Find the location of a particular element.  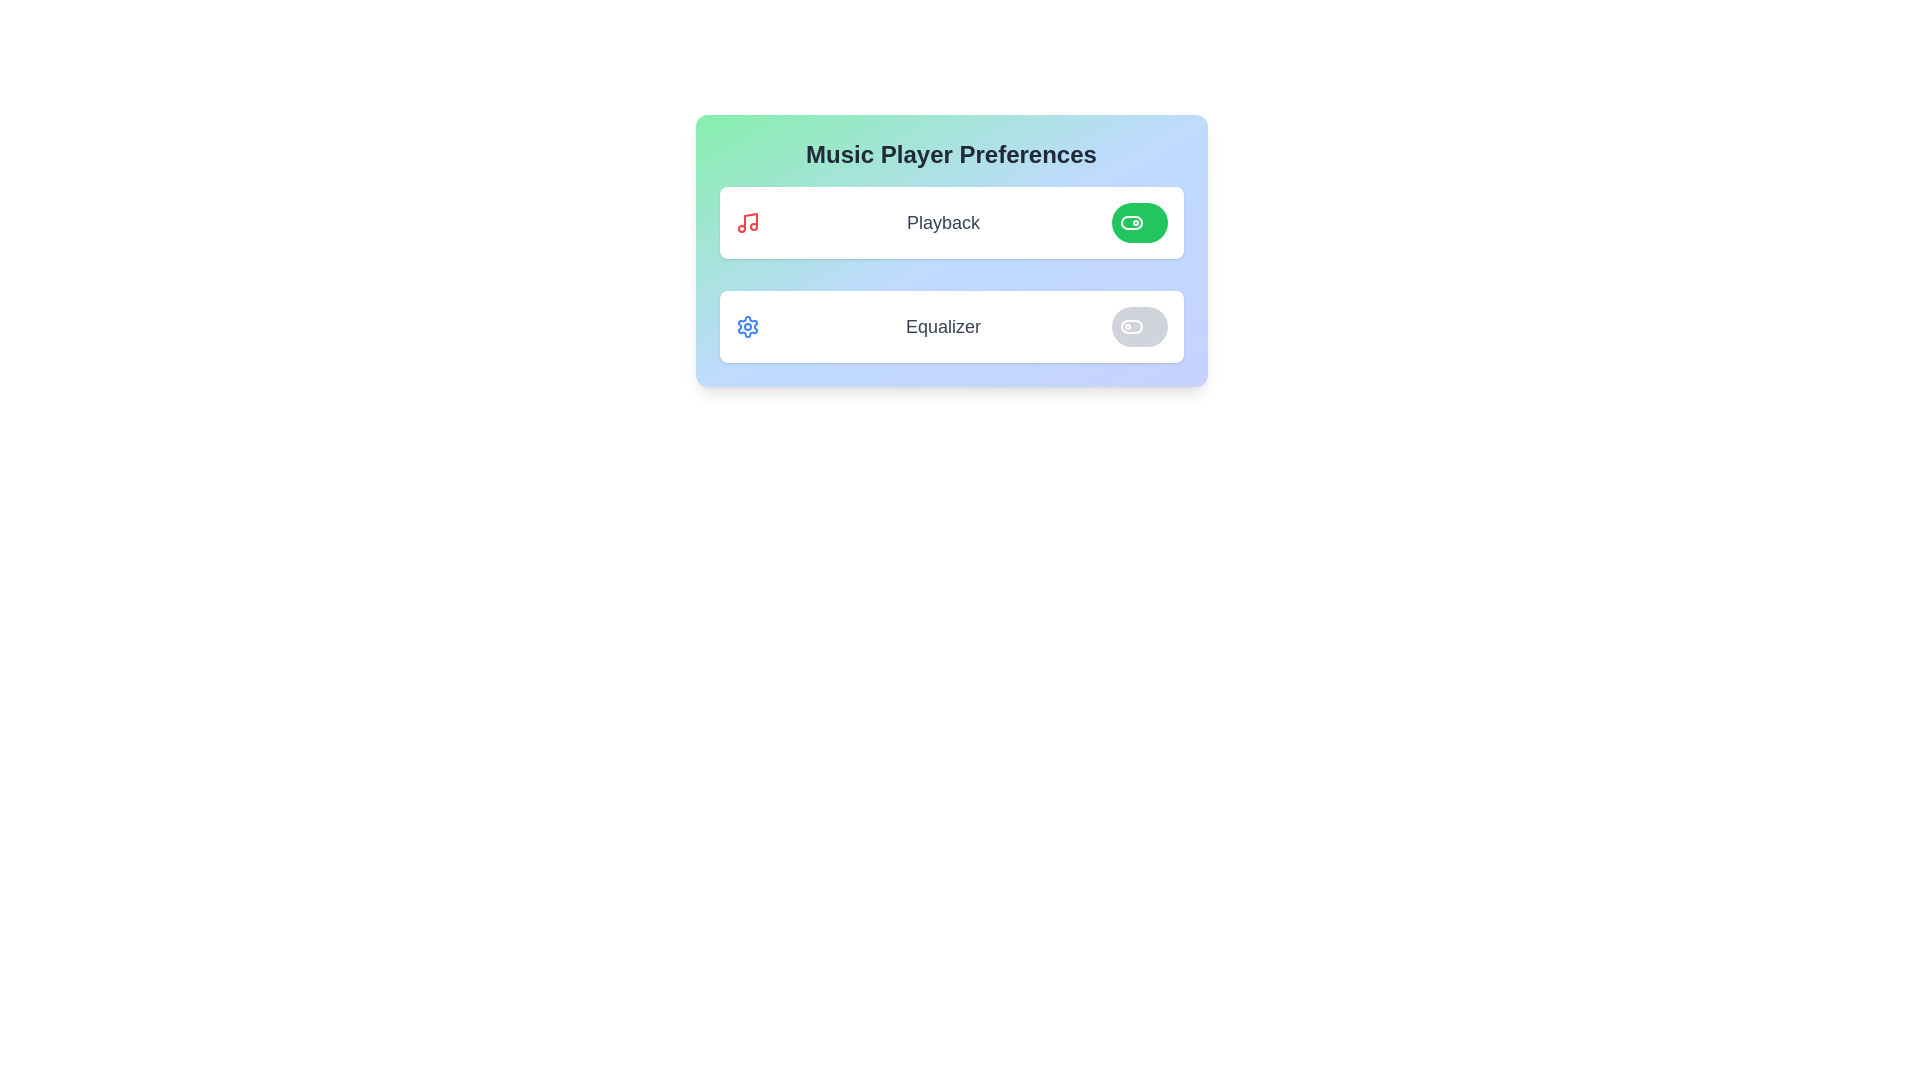

the gear-shaped icon with a blue outline located to the left of the 'Equalizer' text label in the music settings panel is located at coordinates (746, 326).